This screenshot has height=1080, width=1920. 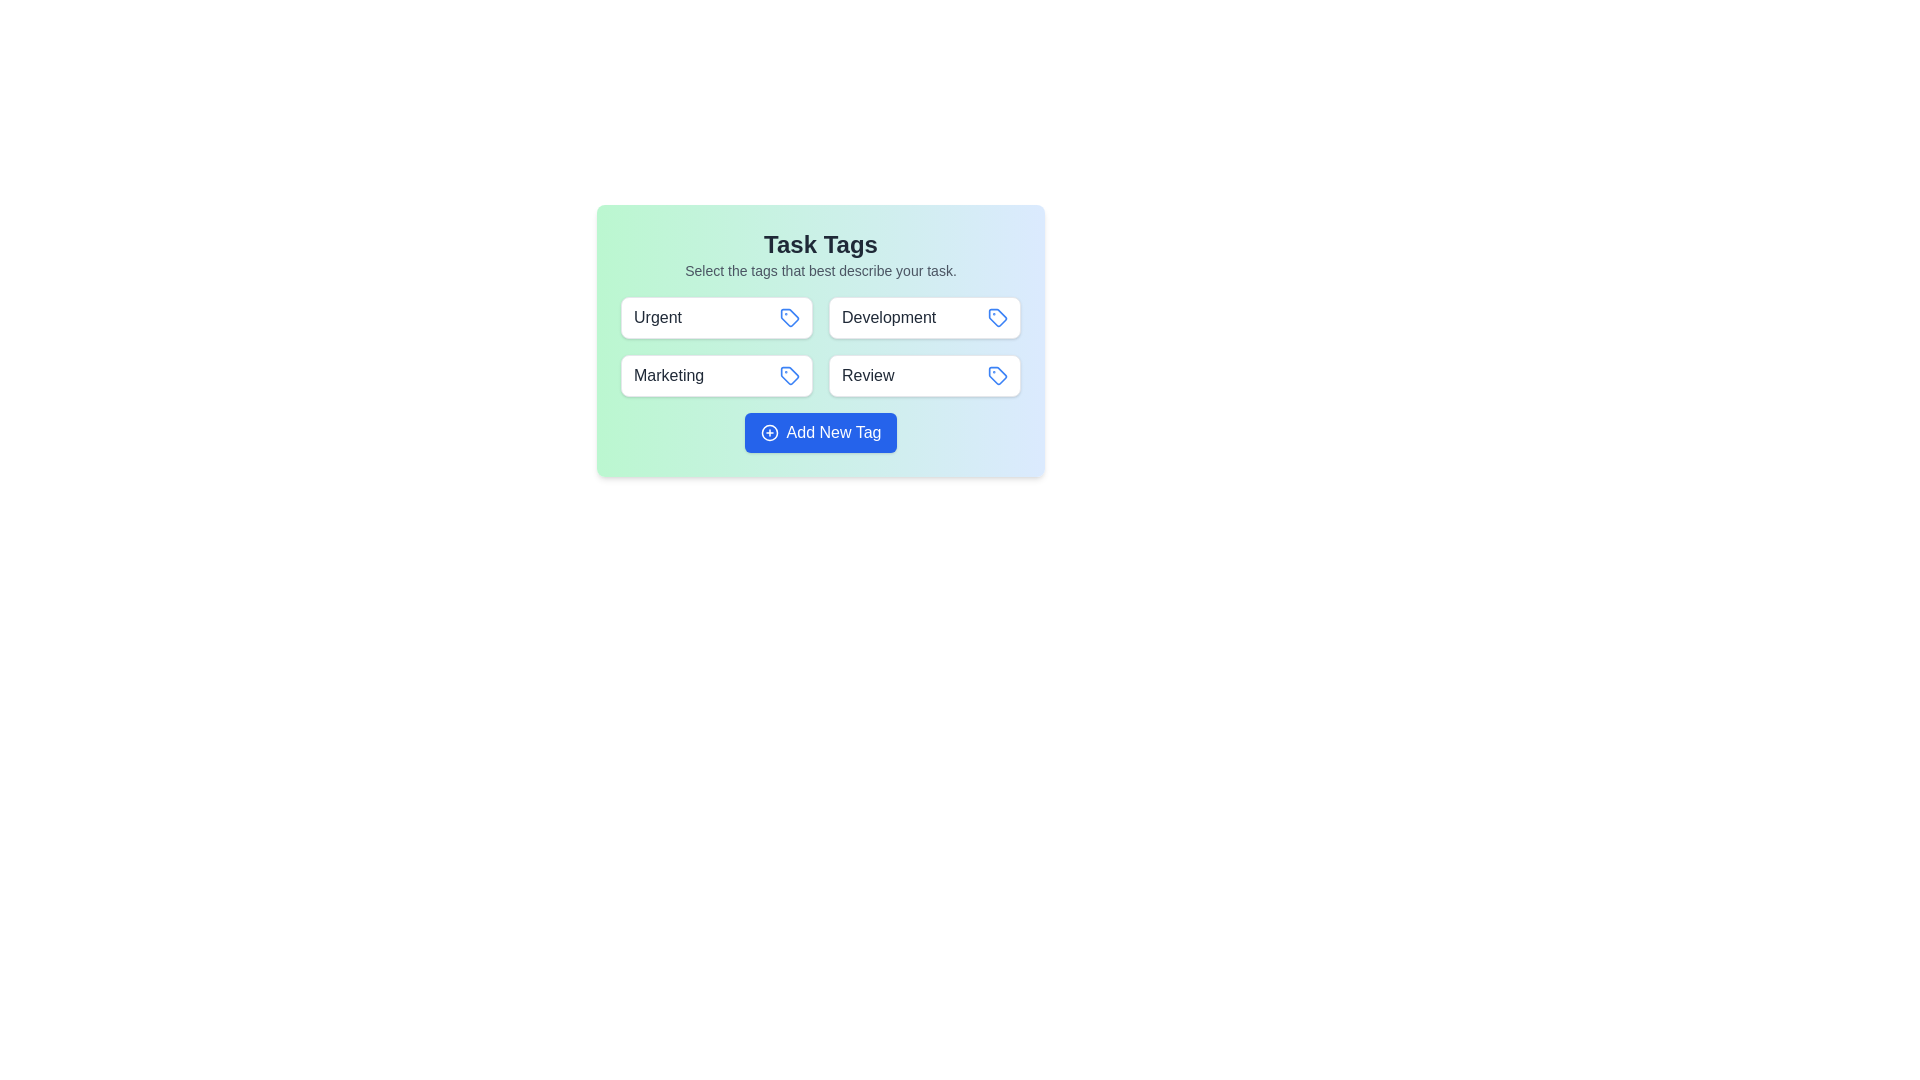 I want to click on the tag labeled Marketing, so click(x=716, y=375).